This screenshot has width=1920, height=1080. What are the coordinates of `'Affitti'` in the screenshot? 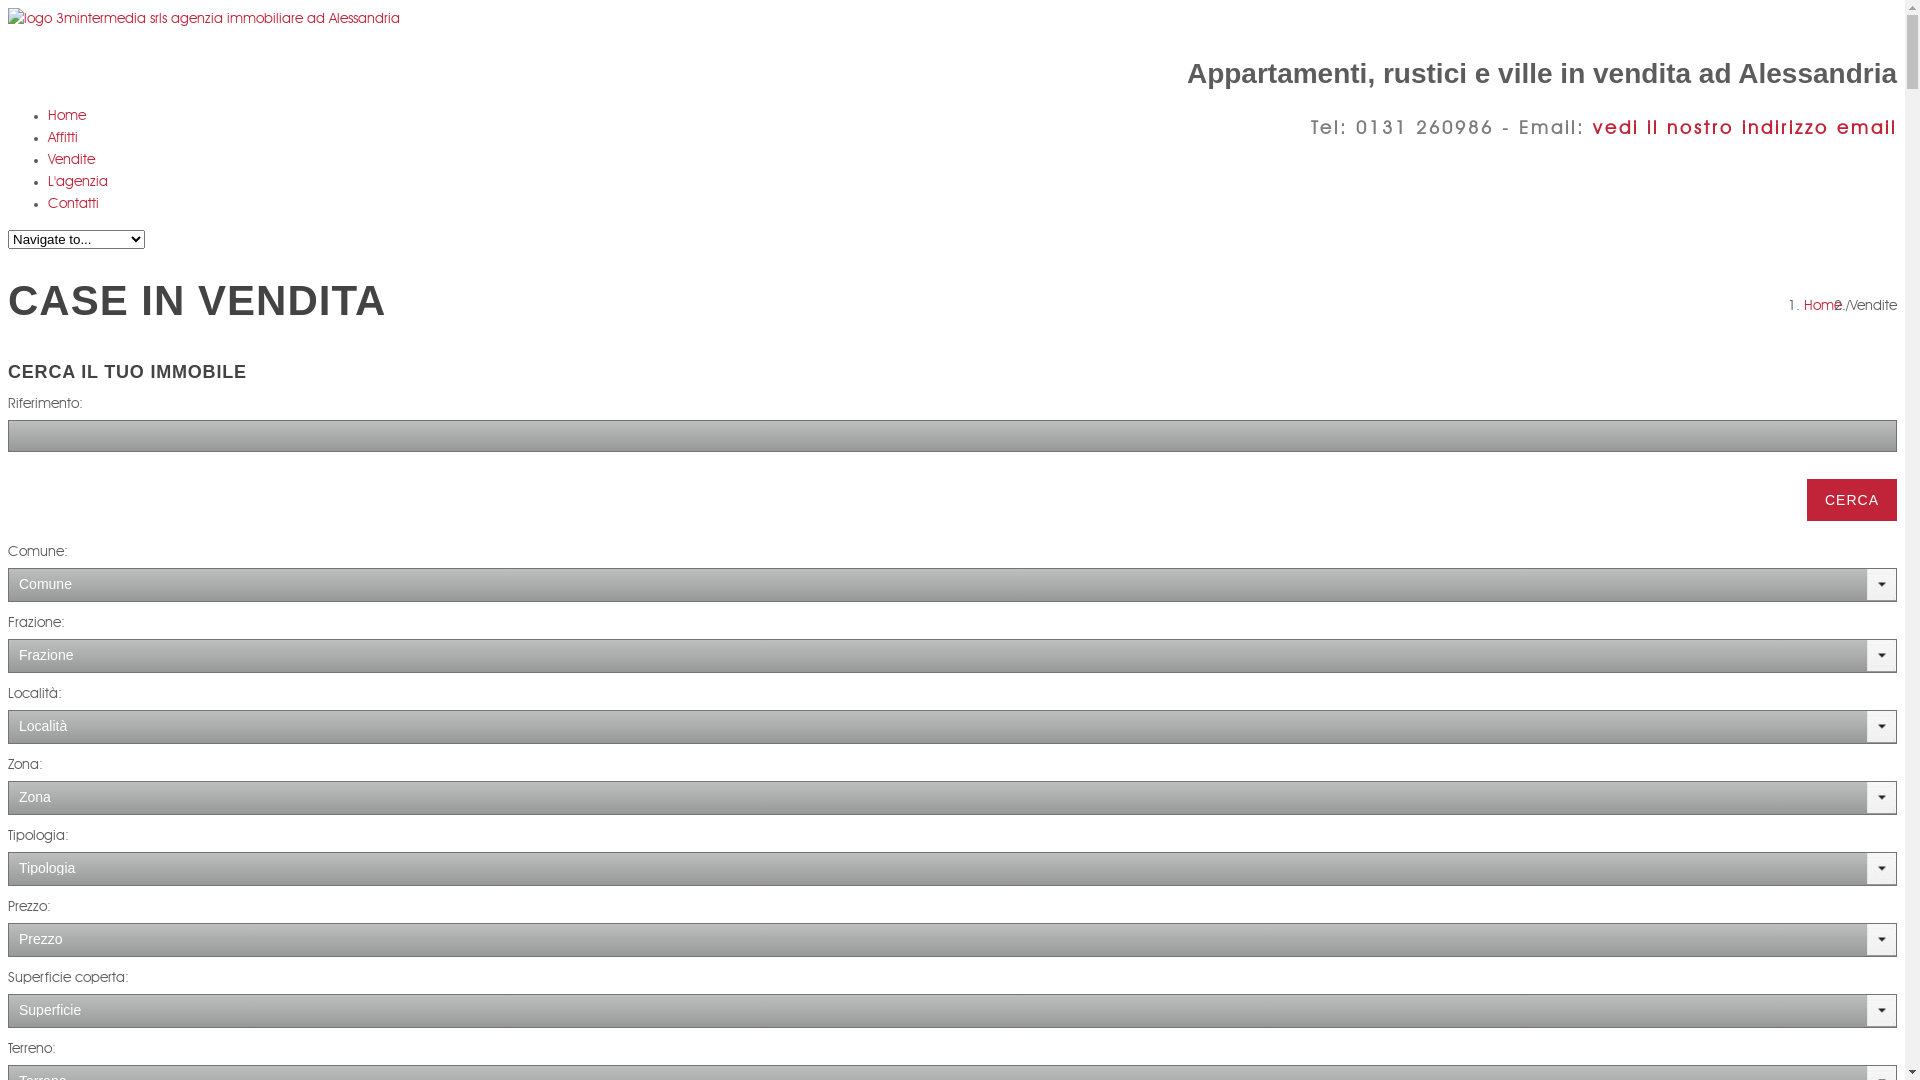 It's located at (62, 137).